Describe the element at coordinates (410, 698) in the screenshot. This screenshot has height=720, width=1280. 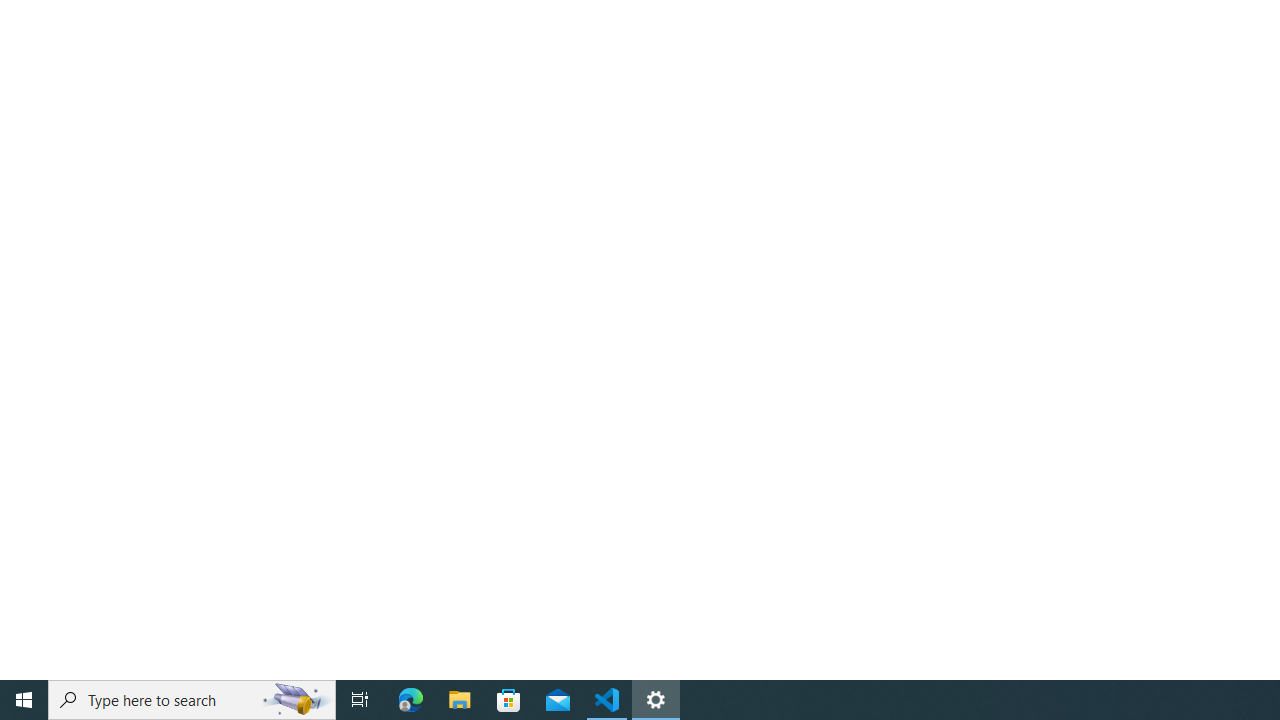
I see `'Microsoft Edge'` at that location.